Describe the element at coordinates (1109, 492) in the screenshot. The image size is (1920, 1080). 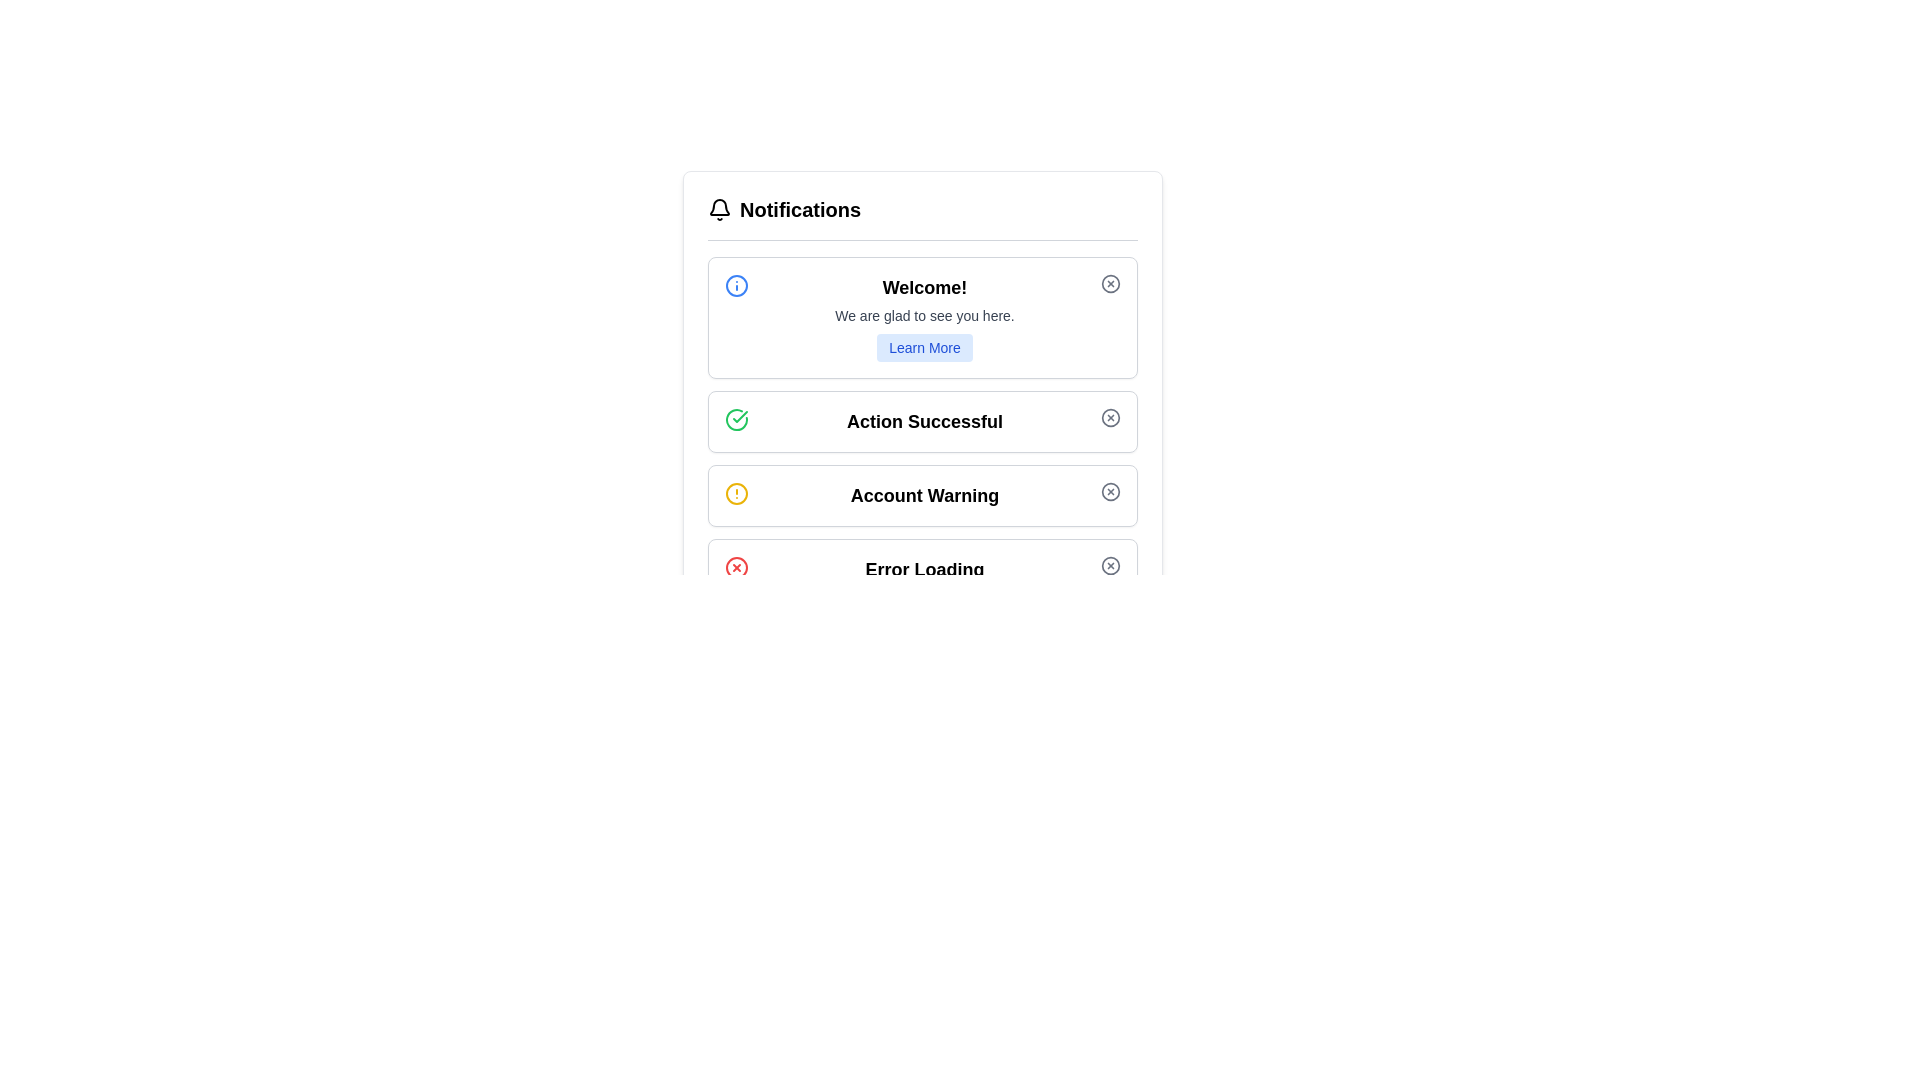
I see `the SVG circle element that functions as part of a 'circle-x' icon for clearing or closing notifications, located on the right side of the interface` at that location.